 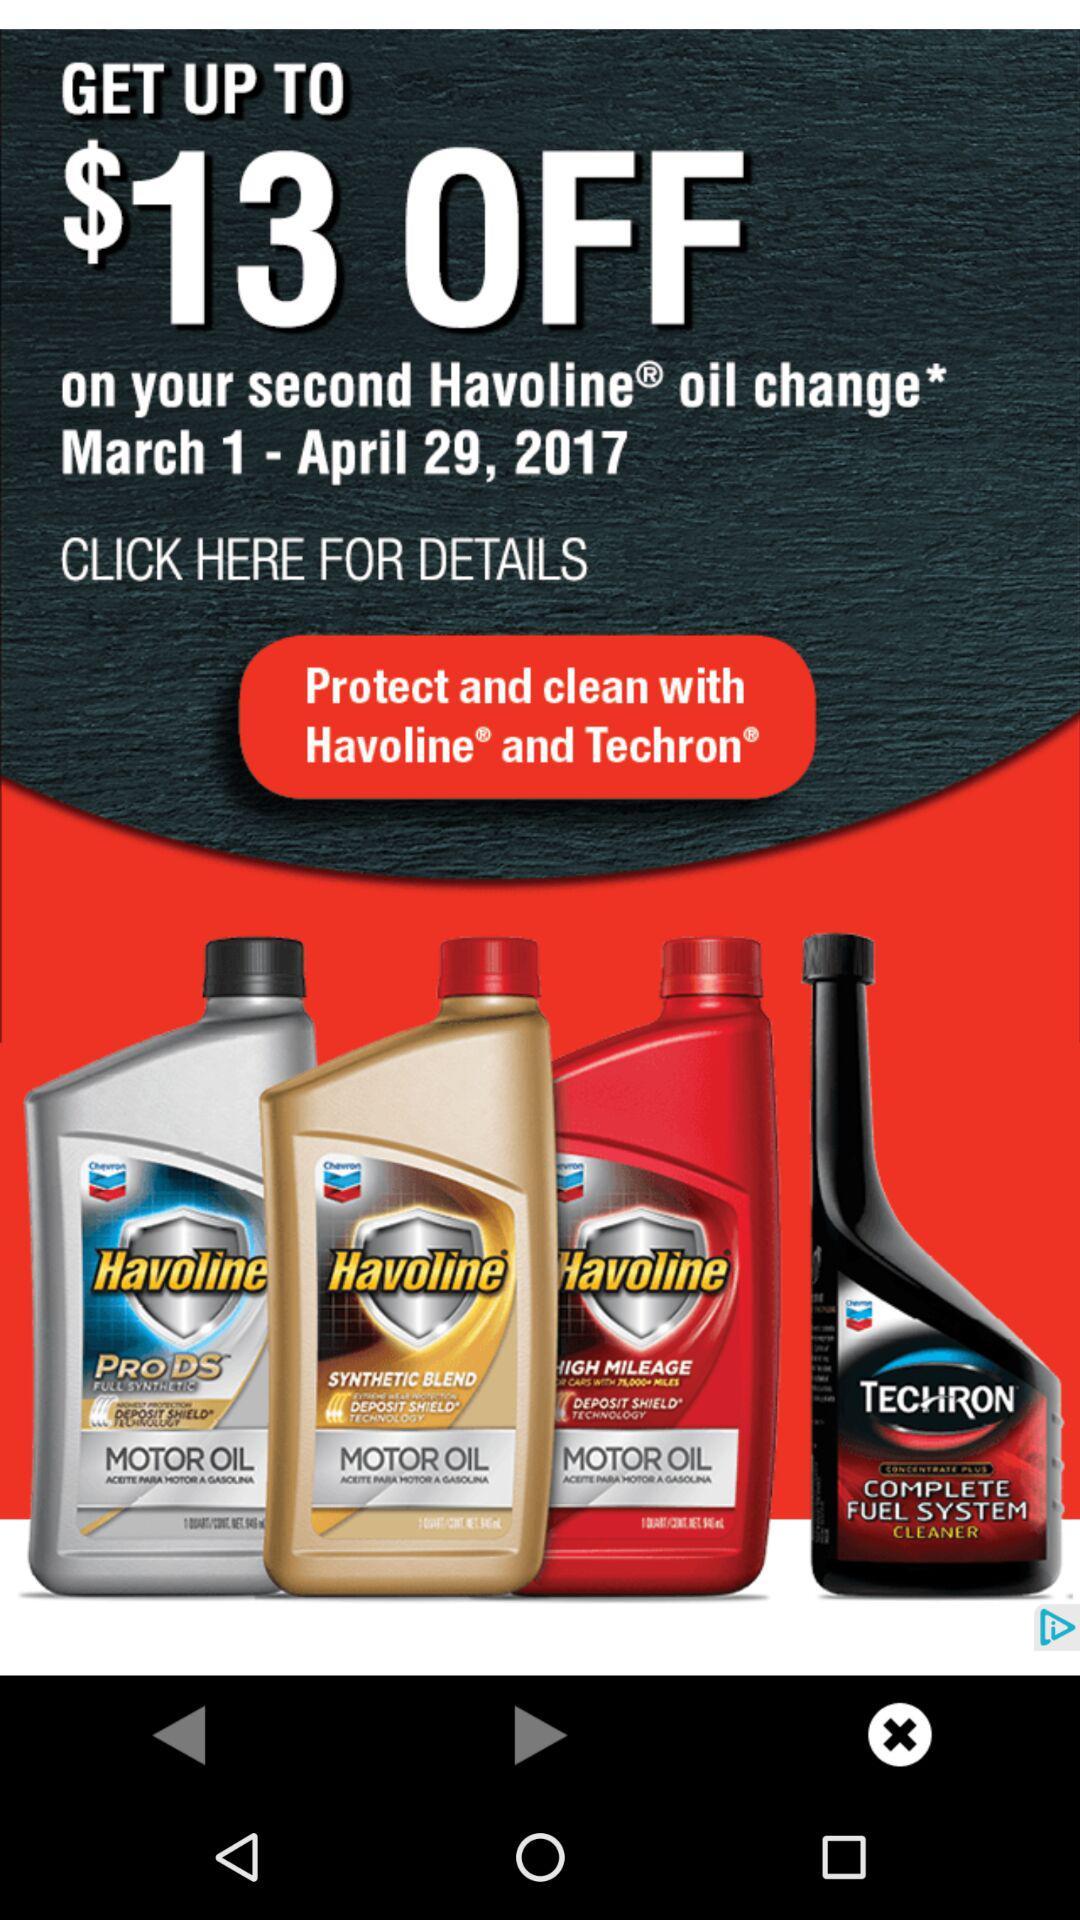 I want to click on previous, so click(x=540, y=1733).